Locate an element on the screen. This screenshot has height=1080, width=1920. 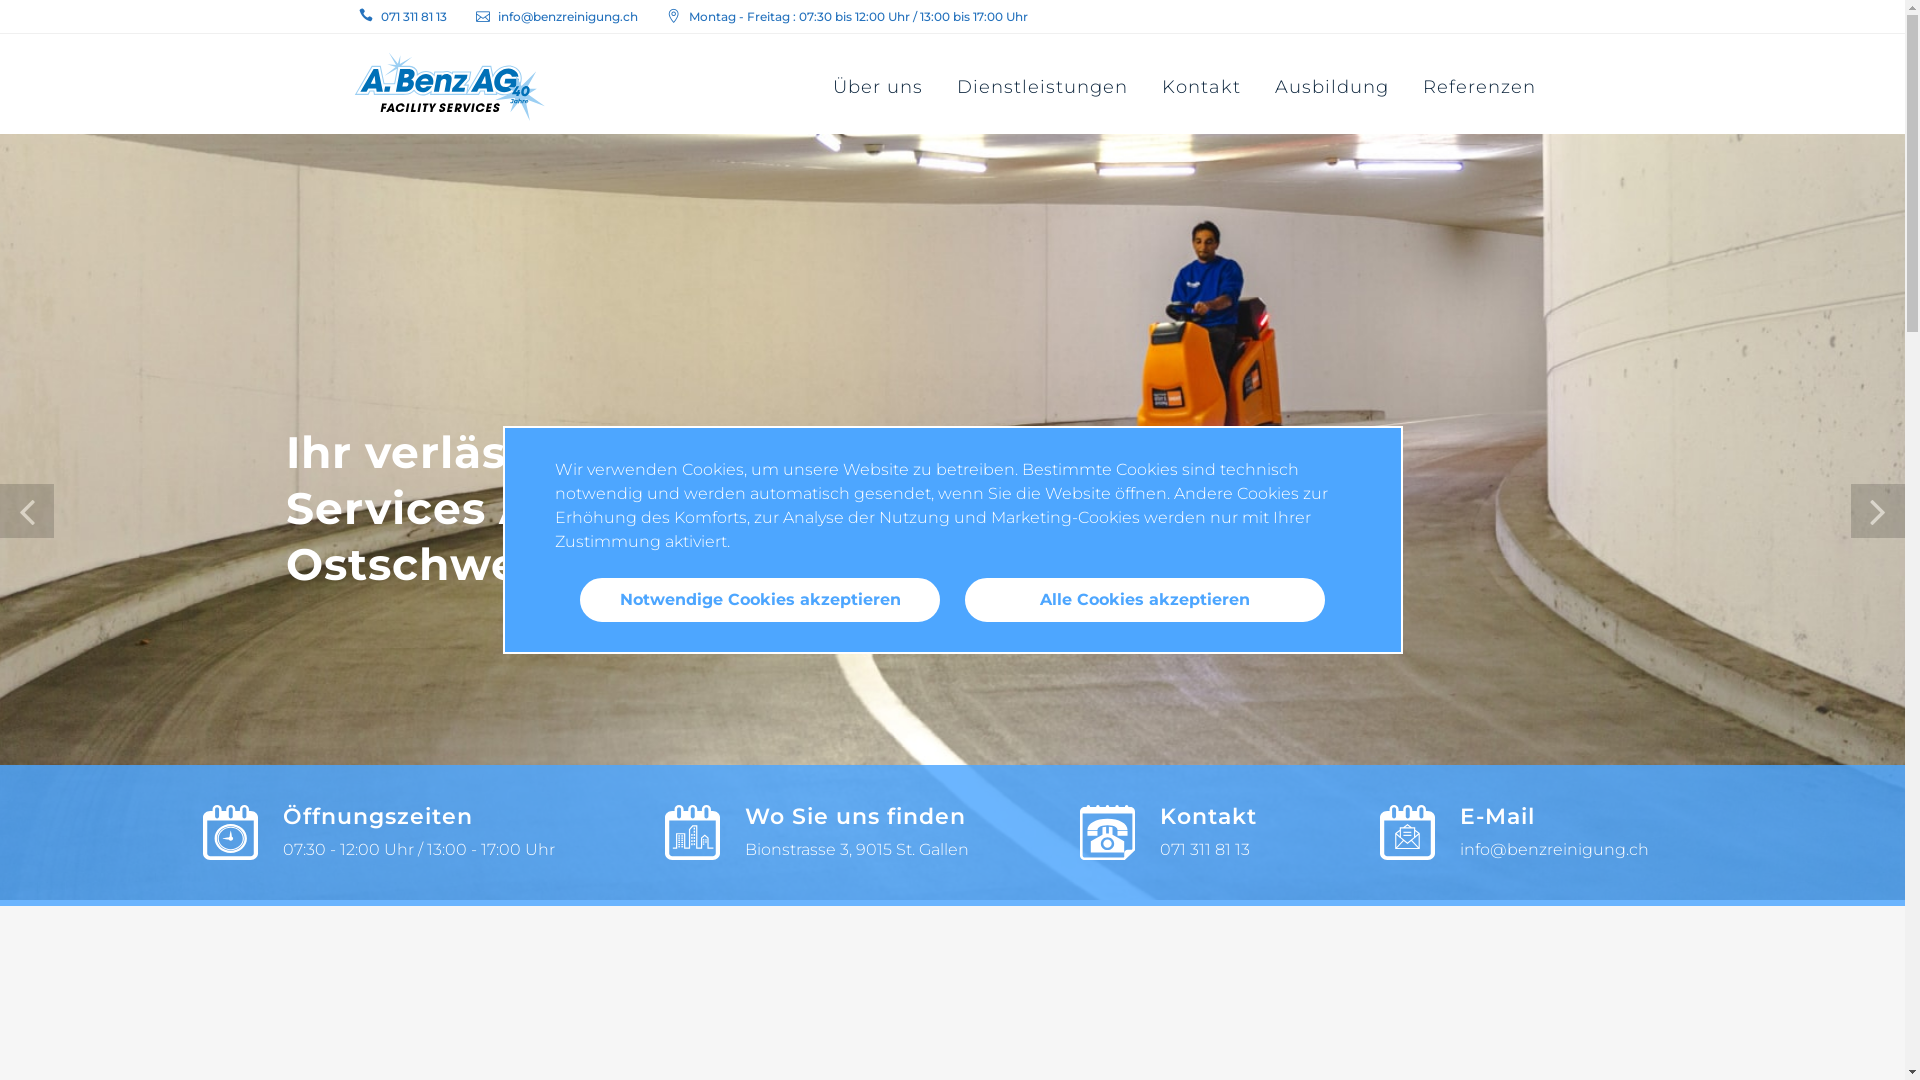
'Referenzen' is located at coordinates (1479, 86).